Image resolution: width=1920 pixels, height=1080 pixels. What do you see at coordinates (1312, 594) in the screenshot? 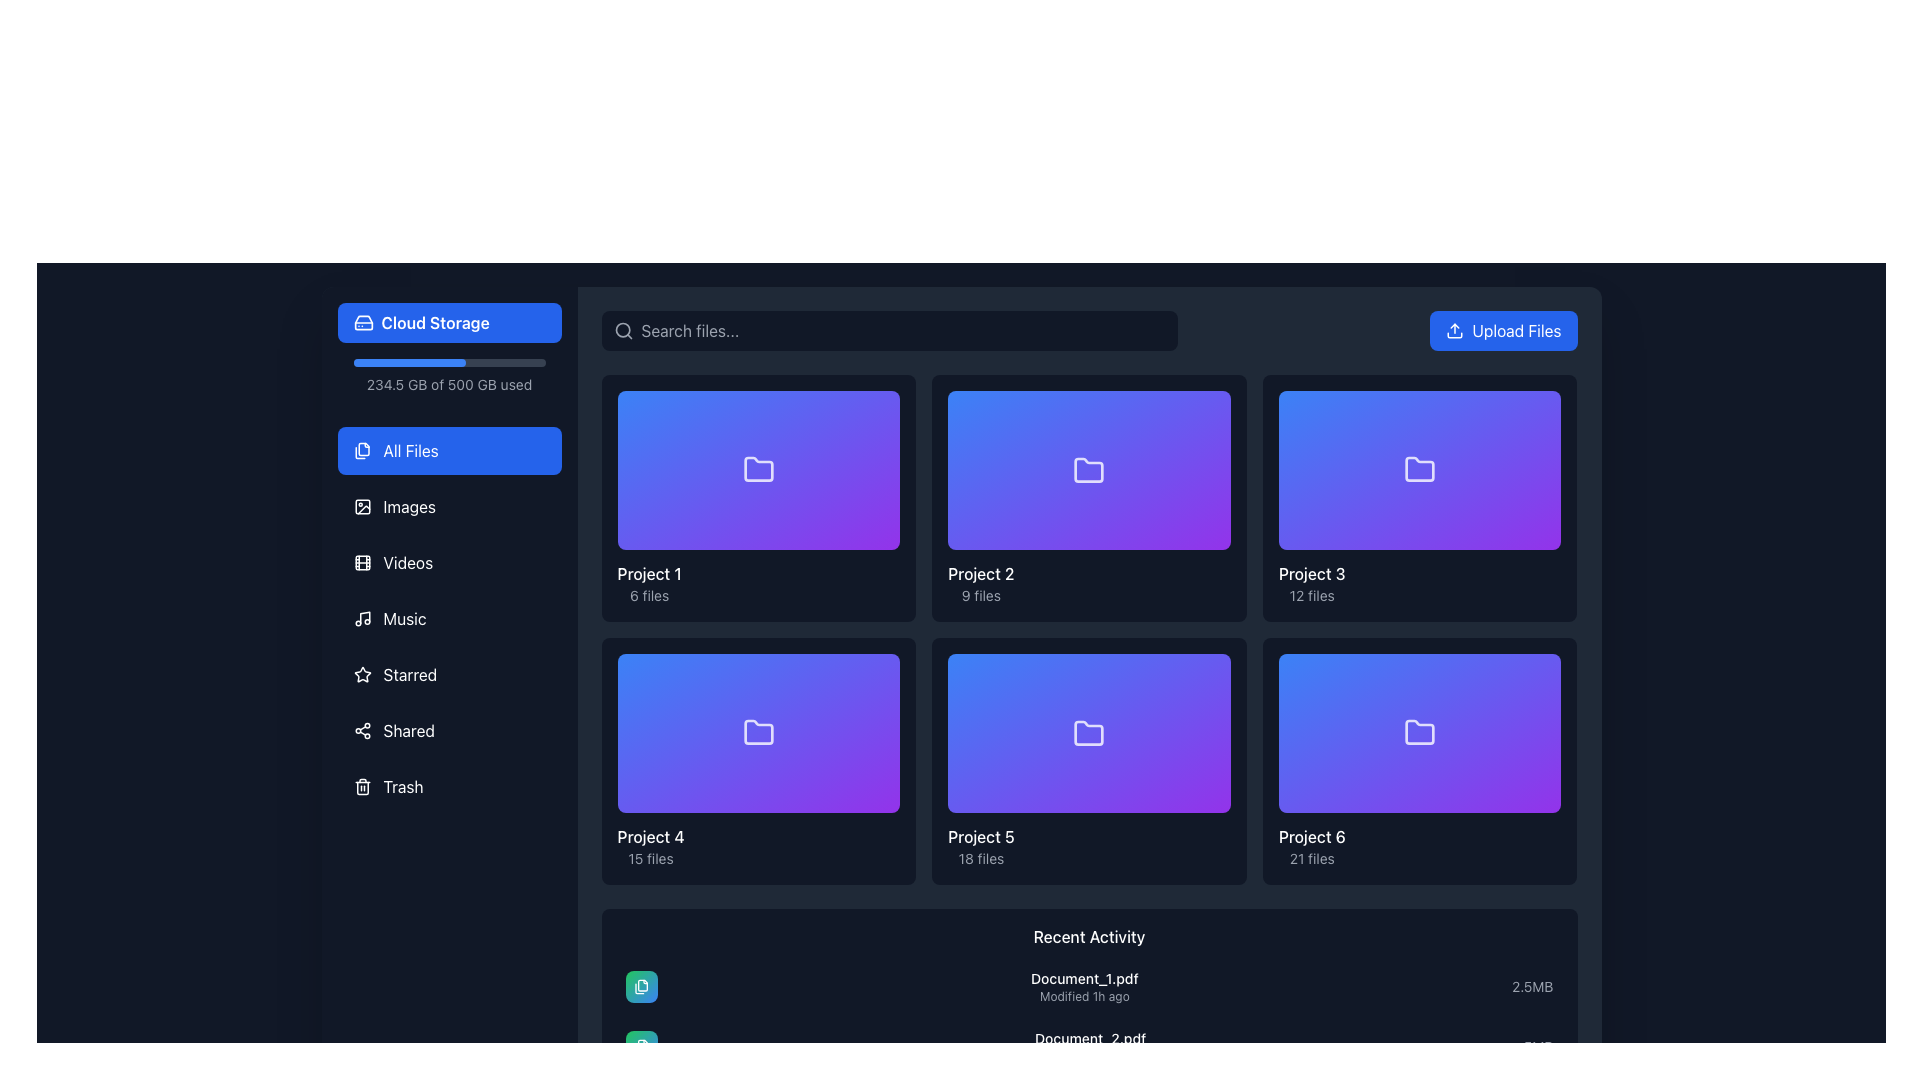
I see `the static text label indicating the number of files associated with the 'Project 3' folder, located beneath the 'Project 3' label in the project card grid` at bounding box center [1312, 594].